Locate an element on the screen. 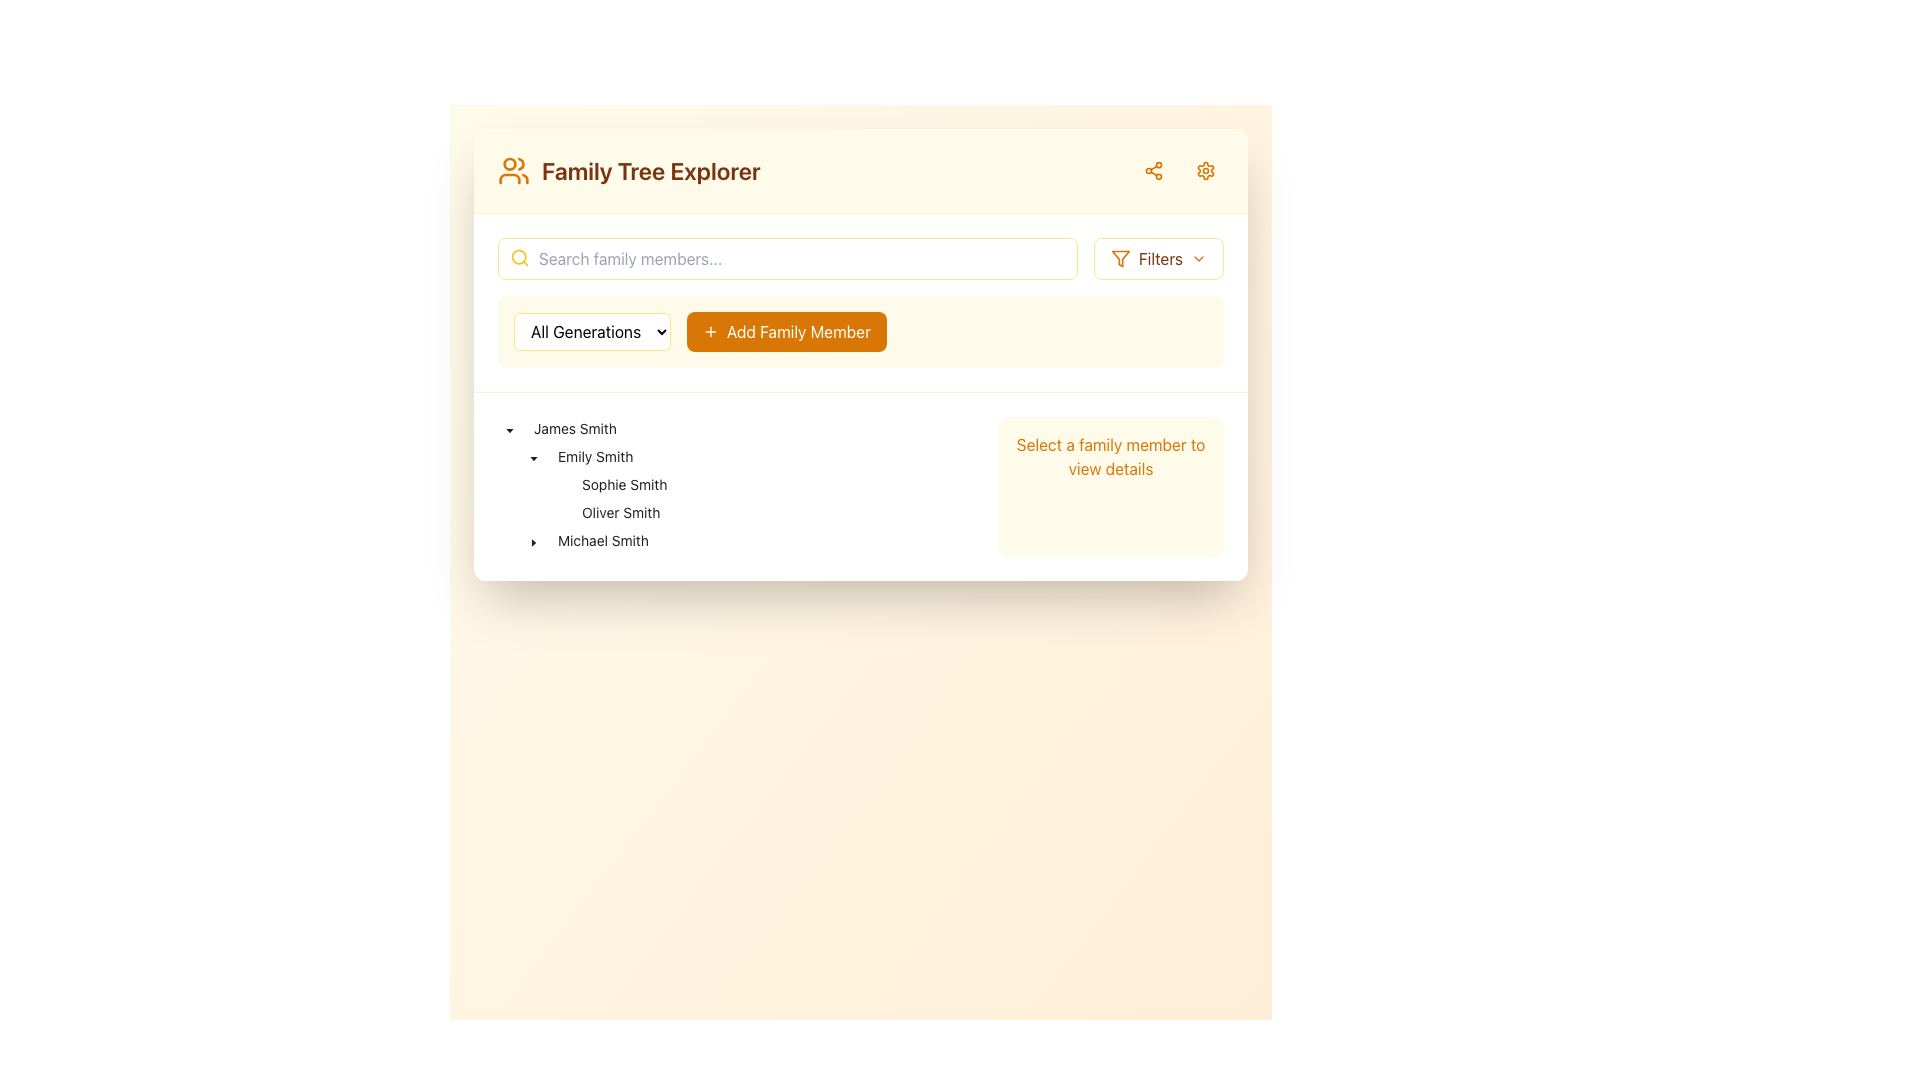 This screenshot has width=1920, height=1080. the amber orange user icon located to the left of the text 'Family Tree Explorer' in the top-left section of the interface is located at coordinates (513, 169).